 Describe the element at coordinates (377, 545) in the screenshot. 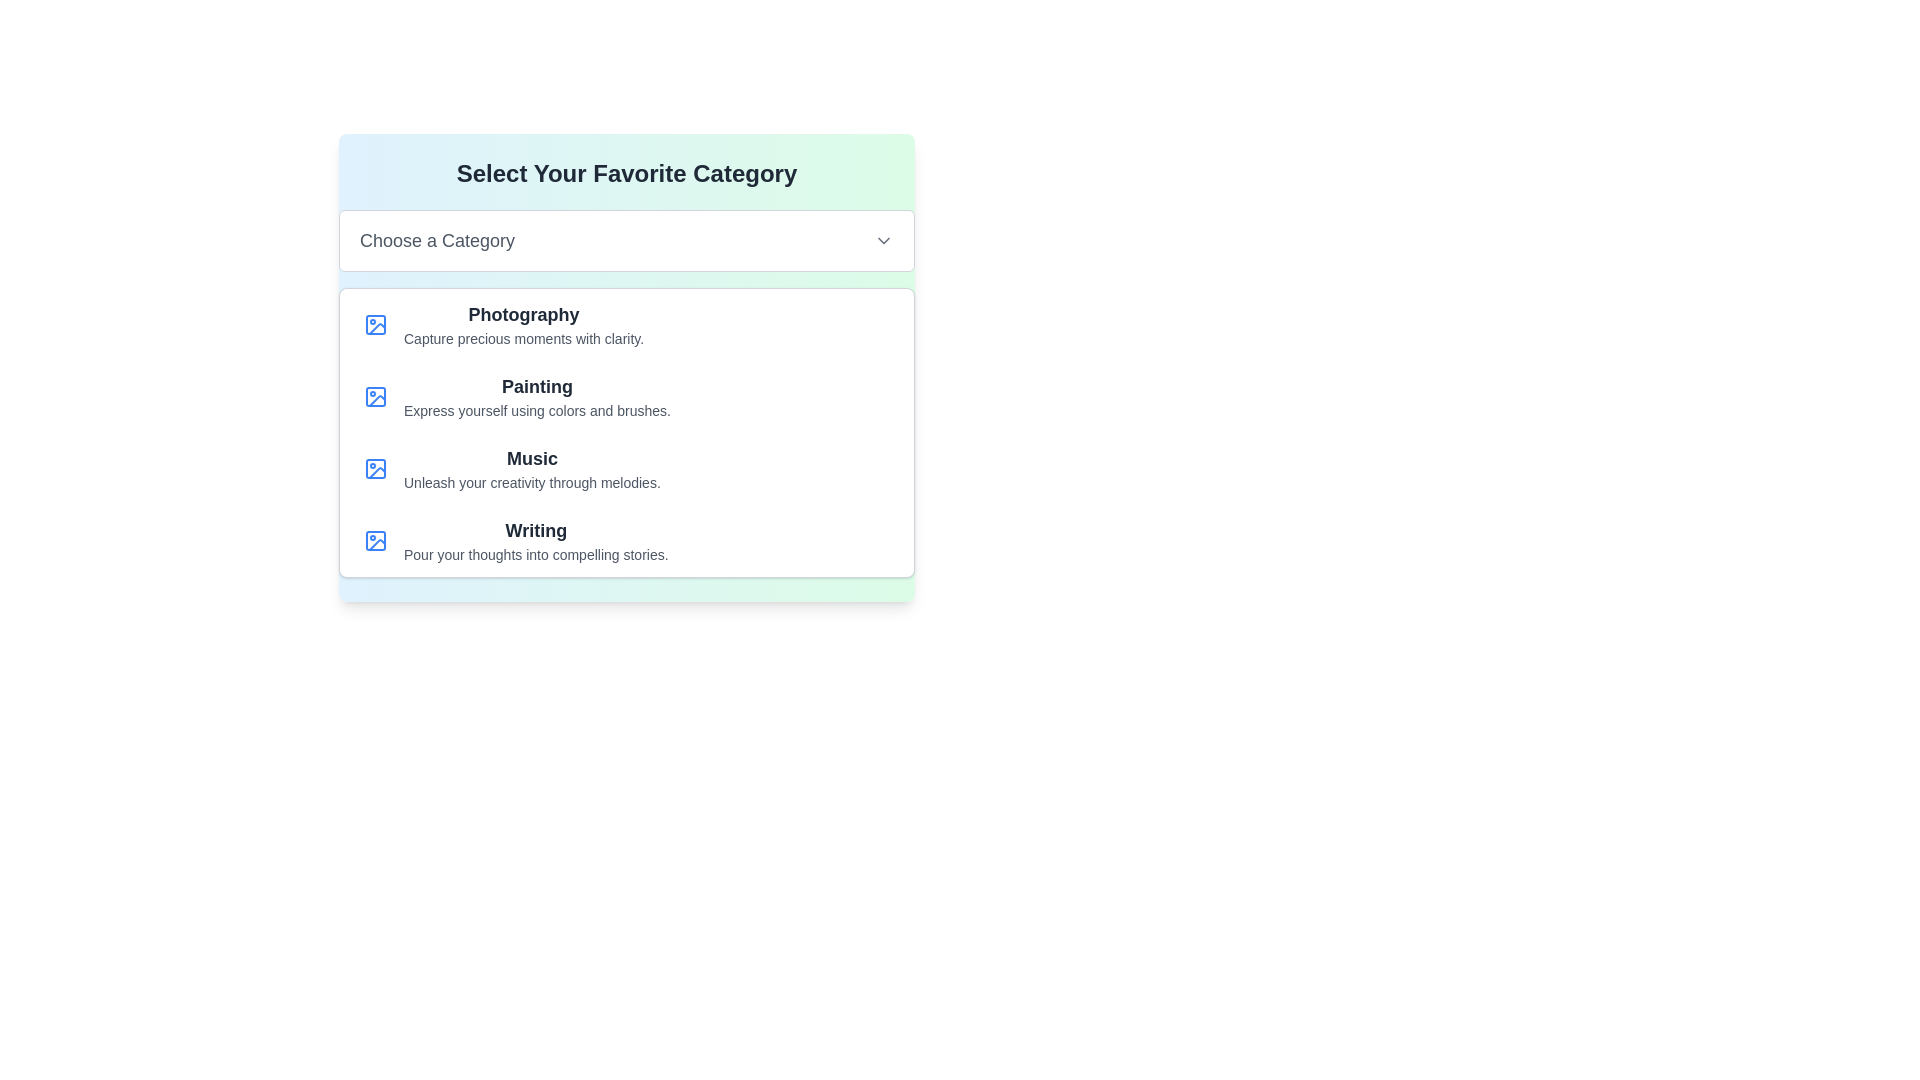

I see `the decorative icon element representing 'Writing' located in the lower-right corner of its icon in the fourth row of the category list panel` at that location.